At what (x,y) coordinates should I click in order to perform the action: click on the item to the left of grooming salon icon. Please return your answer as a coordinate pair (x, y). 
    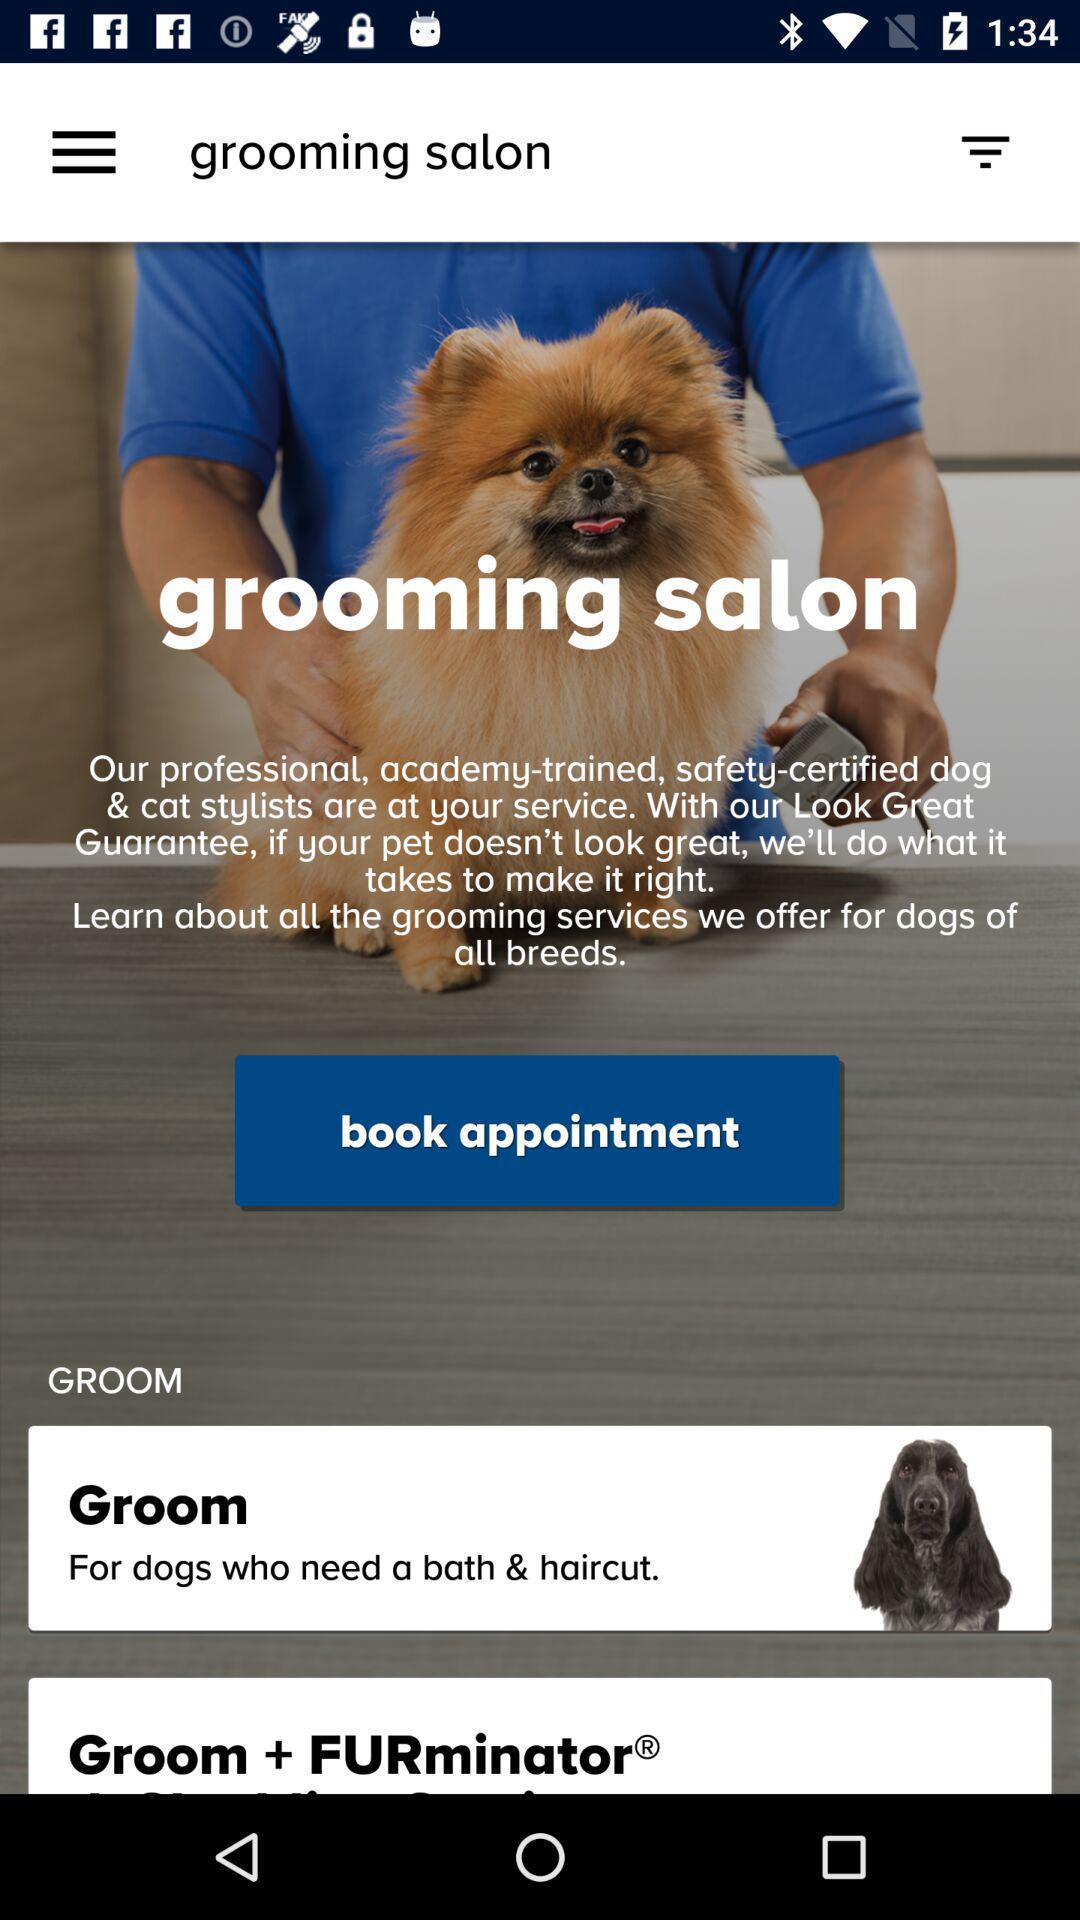
    Looking at the image, I should click on (83, 151).